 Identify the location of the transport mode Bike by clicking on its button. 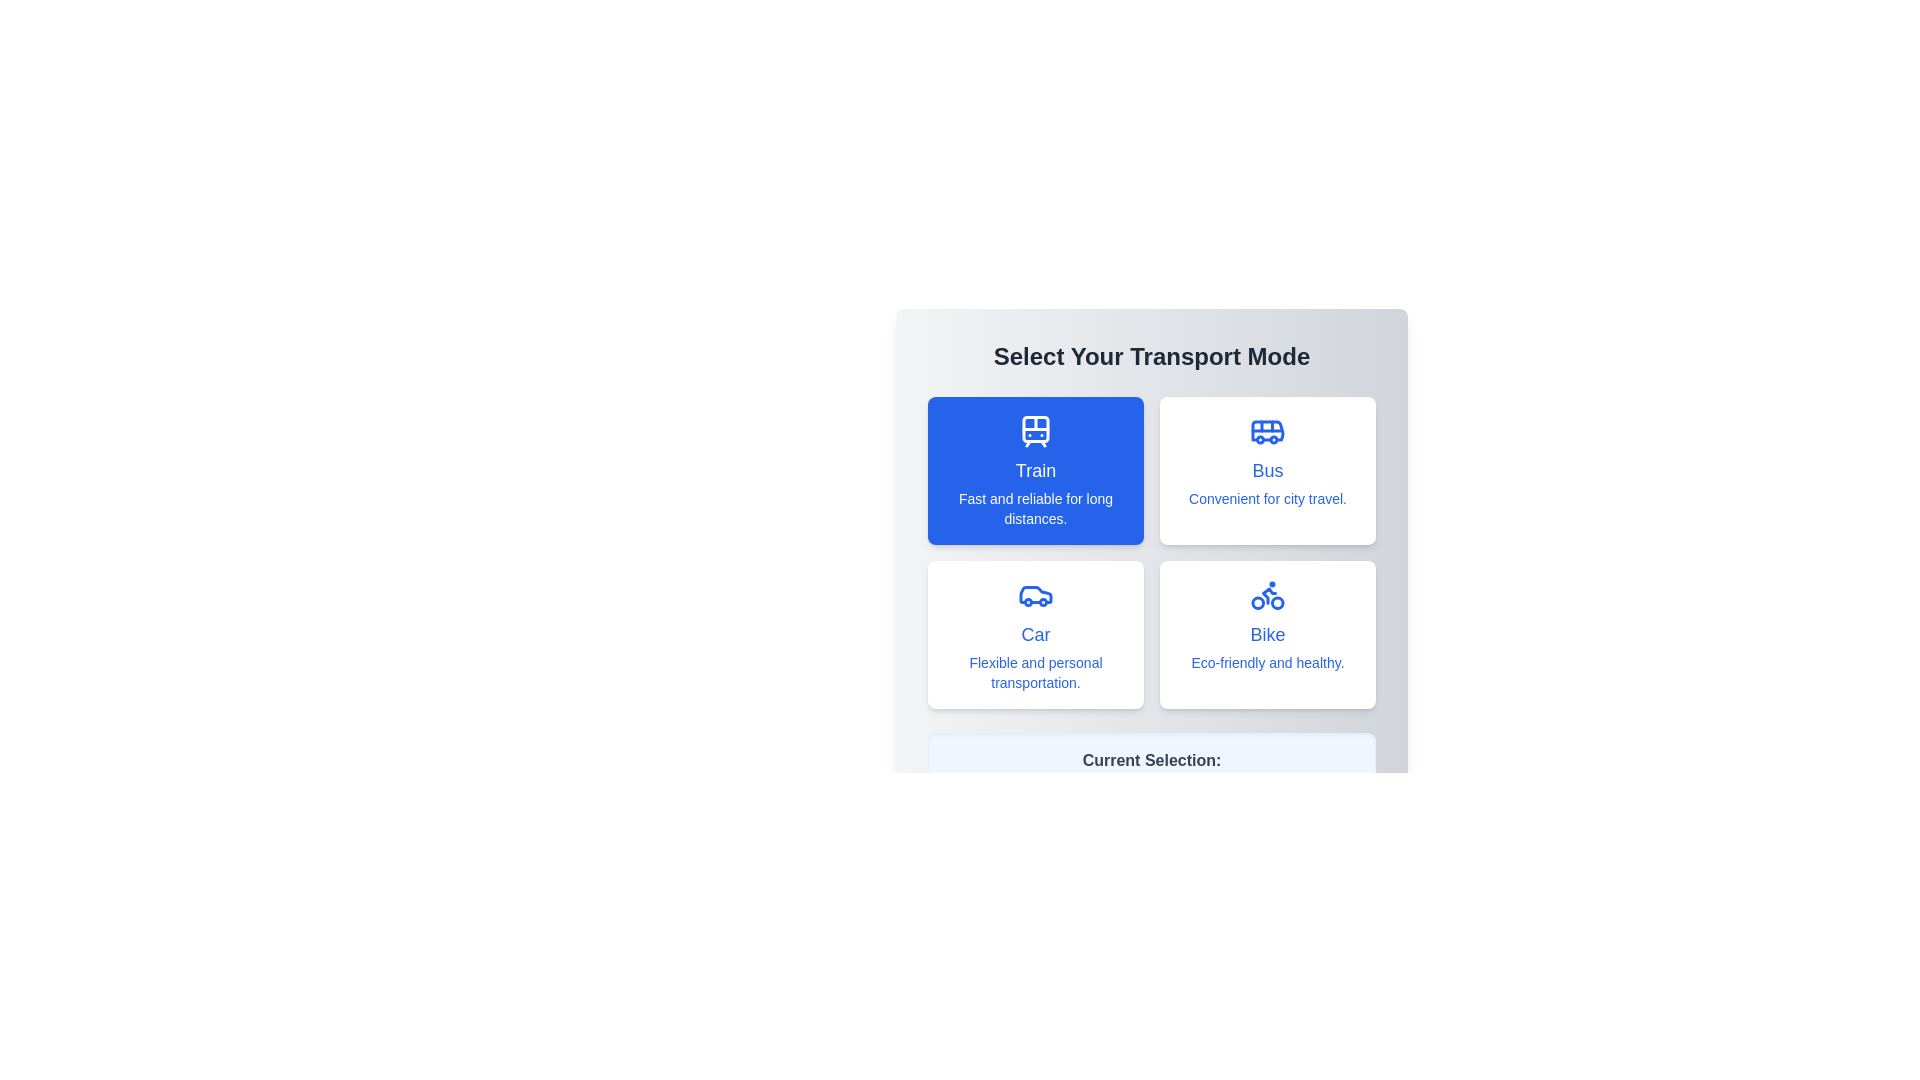
(1266, 635).